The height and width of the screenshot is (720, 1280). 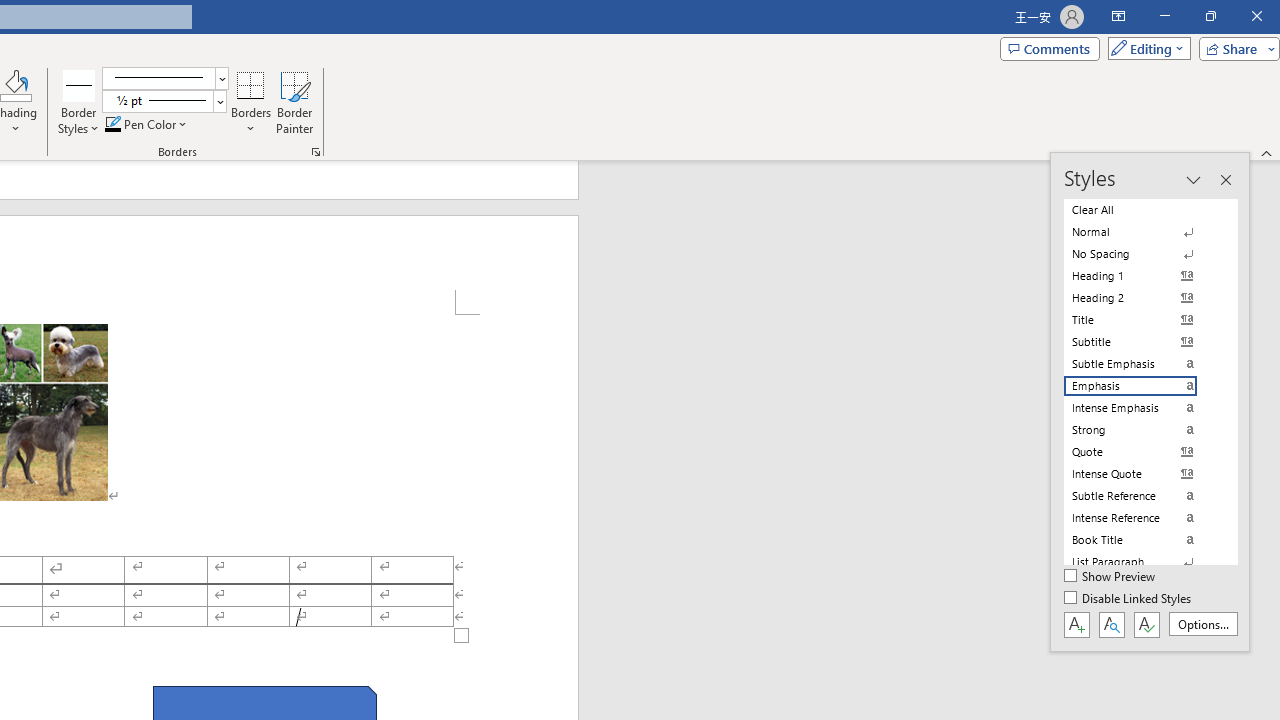 What do you see at coordinates (1142, 298) in the screenshot?
I see `'Heading 2'` at bounding box center [1142, 298].